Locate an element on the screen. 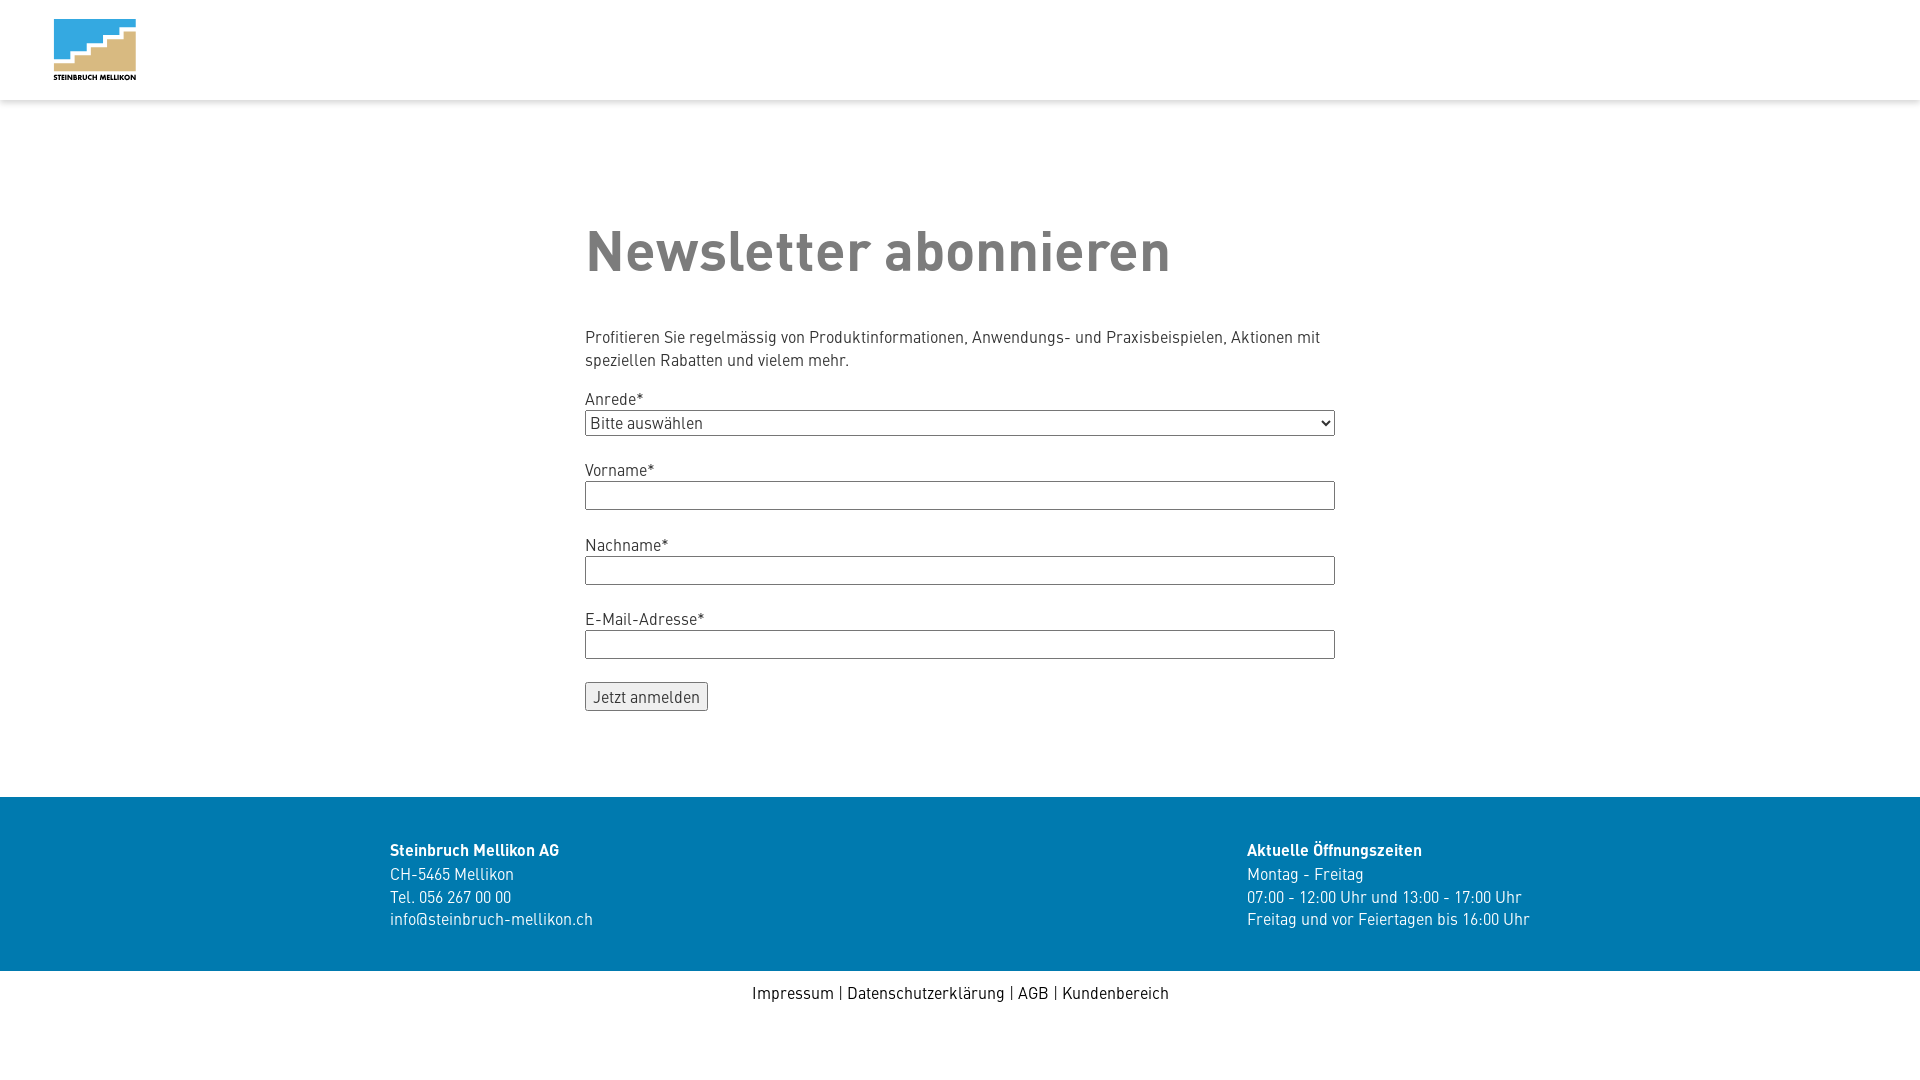 The width and height of the screenshot is (1920, 1080). 'Kundenbereich' is located at coordinates (1114, 991).